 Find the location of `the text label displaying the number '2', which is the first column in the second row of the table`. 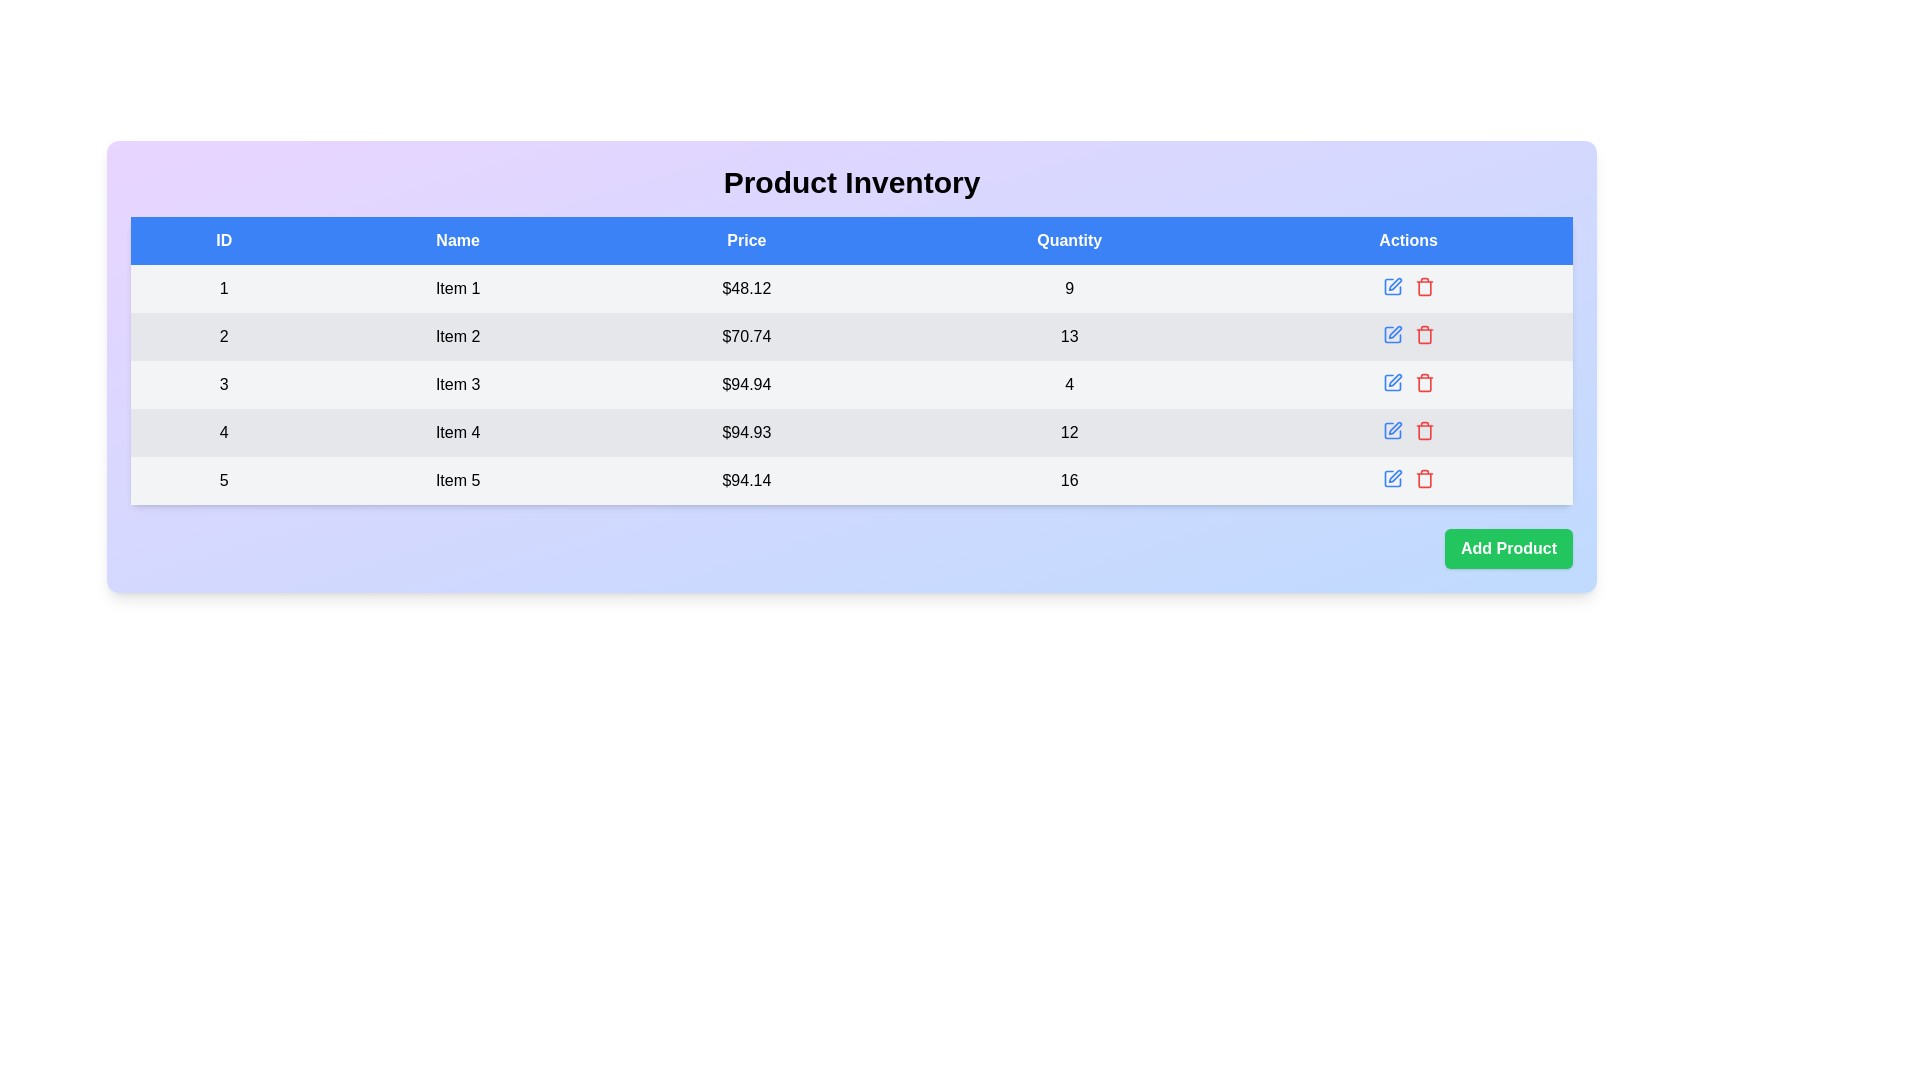

the text label displaying the number '2', which is the first column in the second row of the table is located at coordinates (224, 335).